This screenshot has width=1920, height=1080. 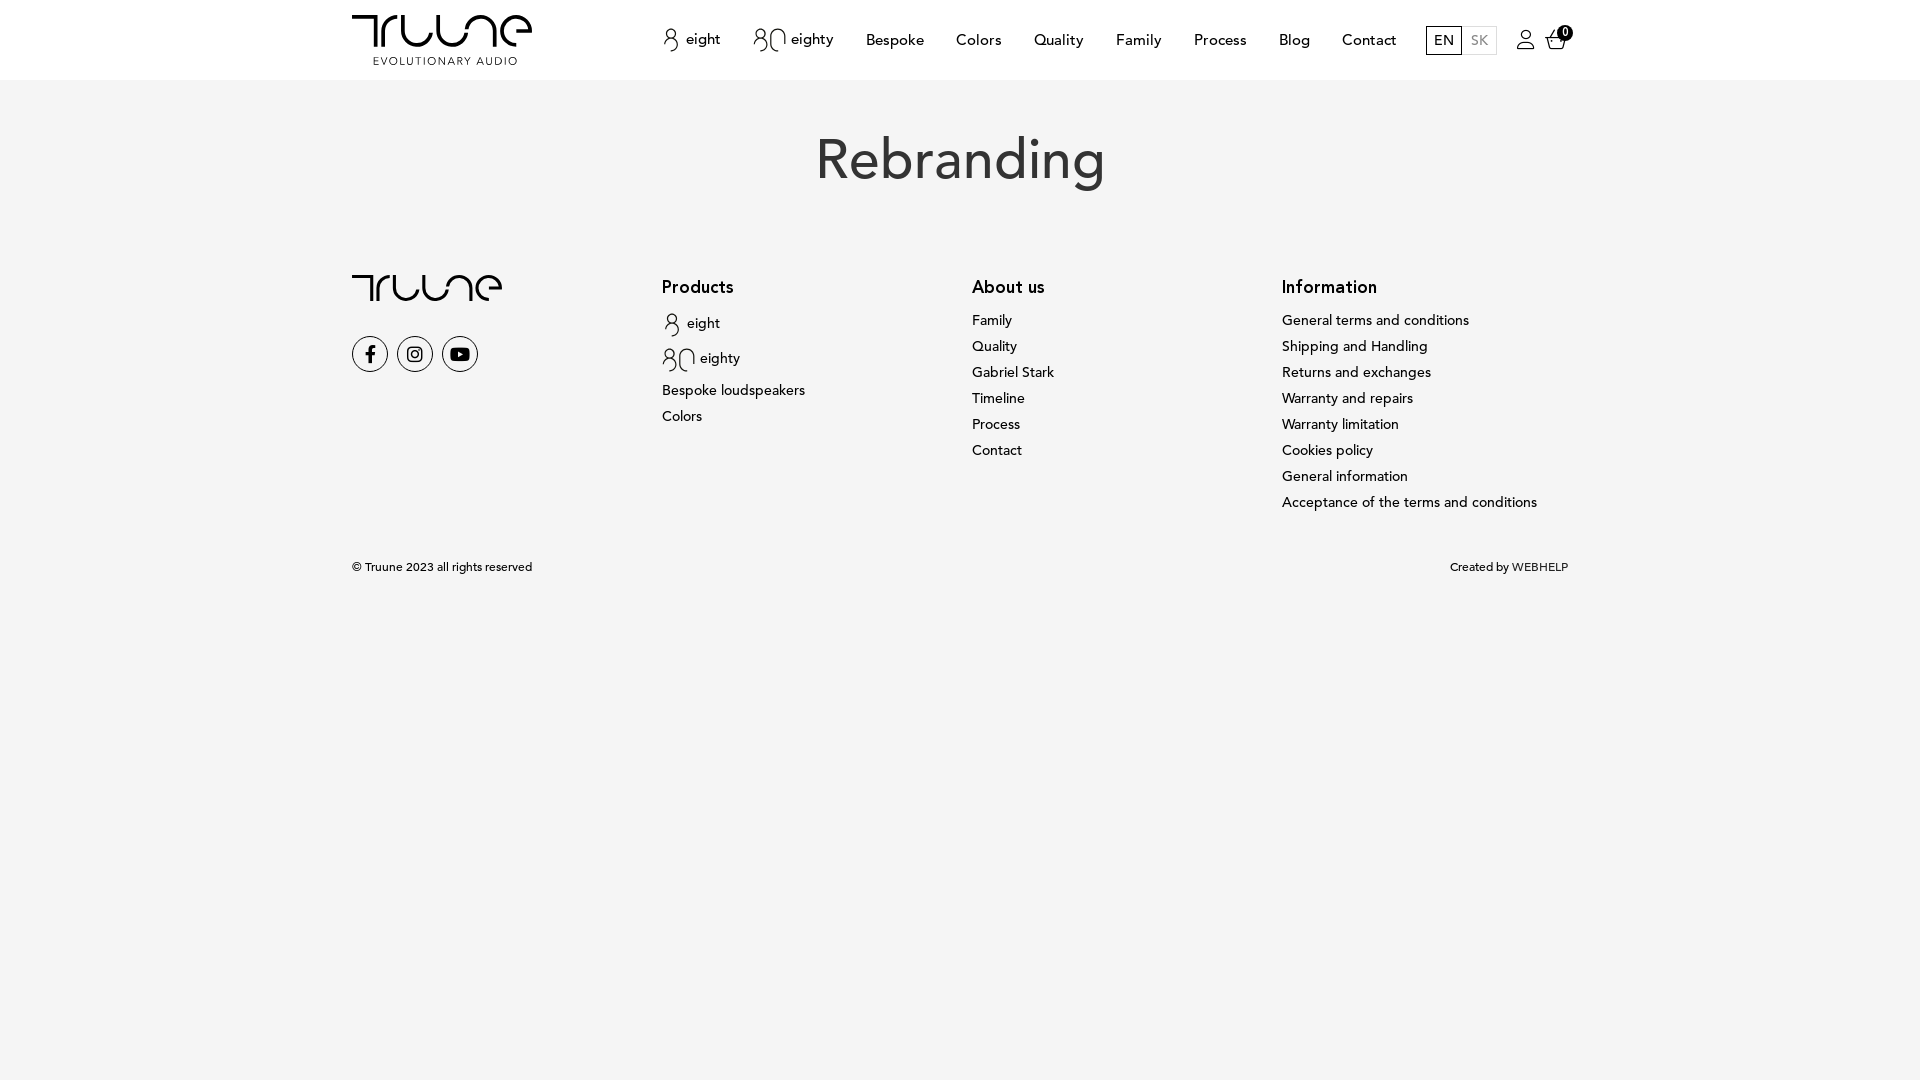 I want to click on 'Quality', so click(x=1058, y=39).